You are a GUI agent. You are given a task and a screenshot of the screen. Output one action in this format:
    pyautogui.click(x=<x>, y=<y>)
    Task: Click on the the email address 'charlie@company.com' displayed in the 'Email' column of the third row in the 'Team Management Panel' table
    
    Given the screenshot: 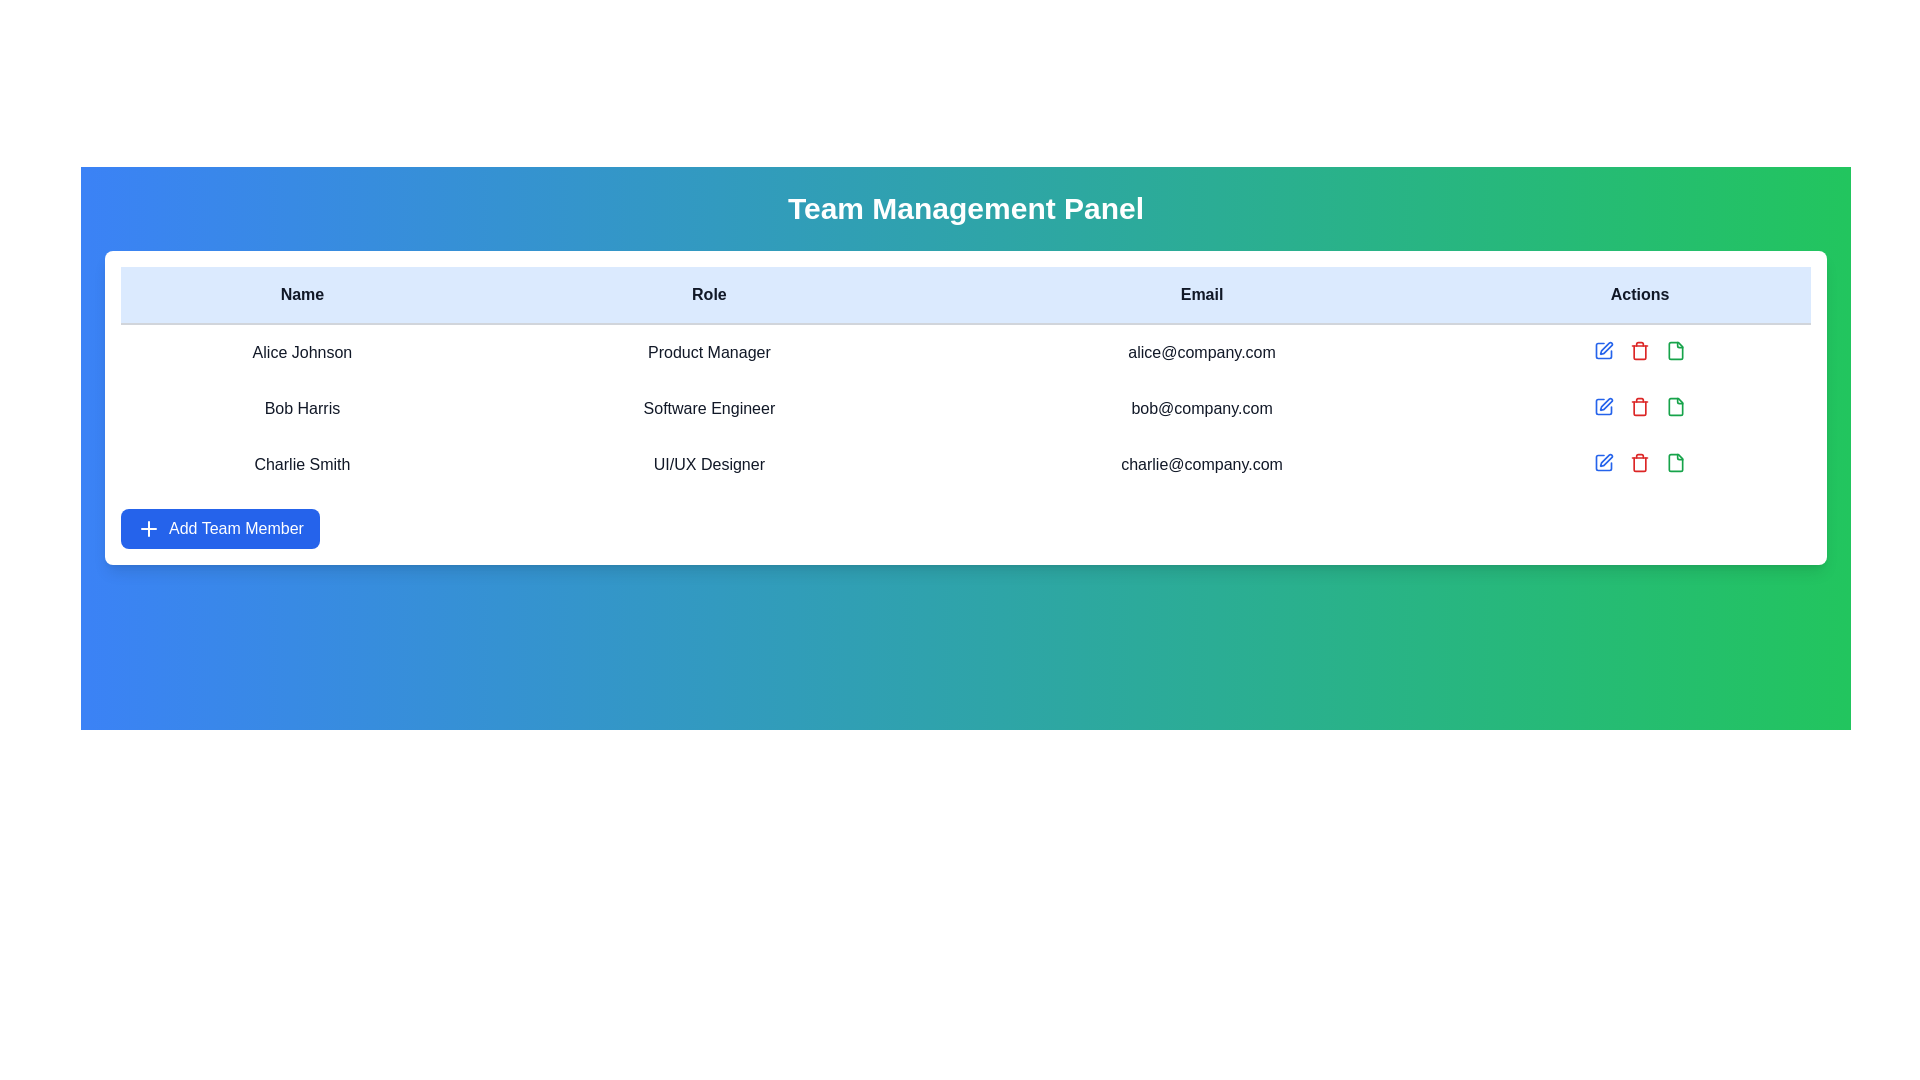 What is the action you would take?
    pyautogui.click(x=1201, y=465)
    